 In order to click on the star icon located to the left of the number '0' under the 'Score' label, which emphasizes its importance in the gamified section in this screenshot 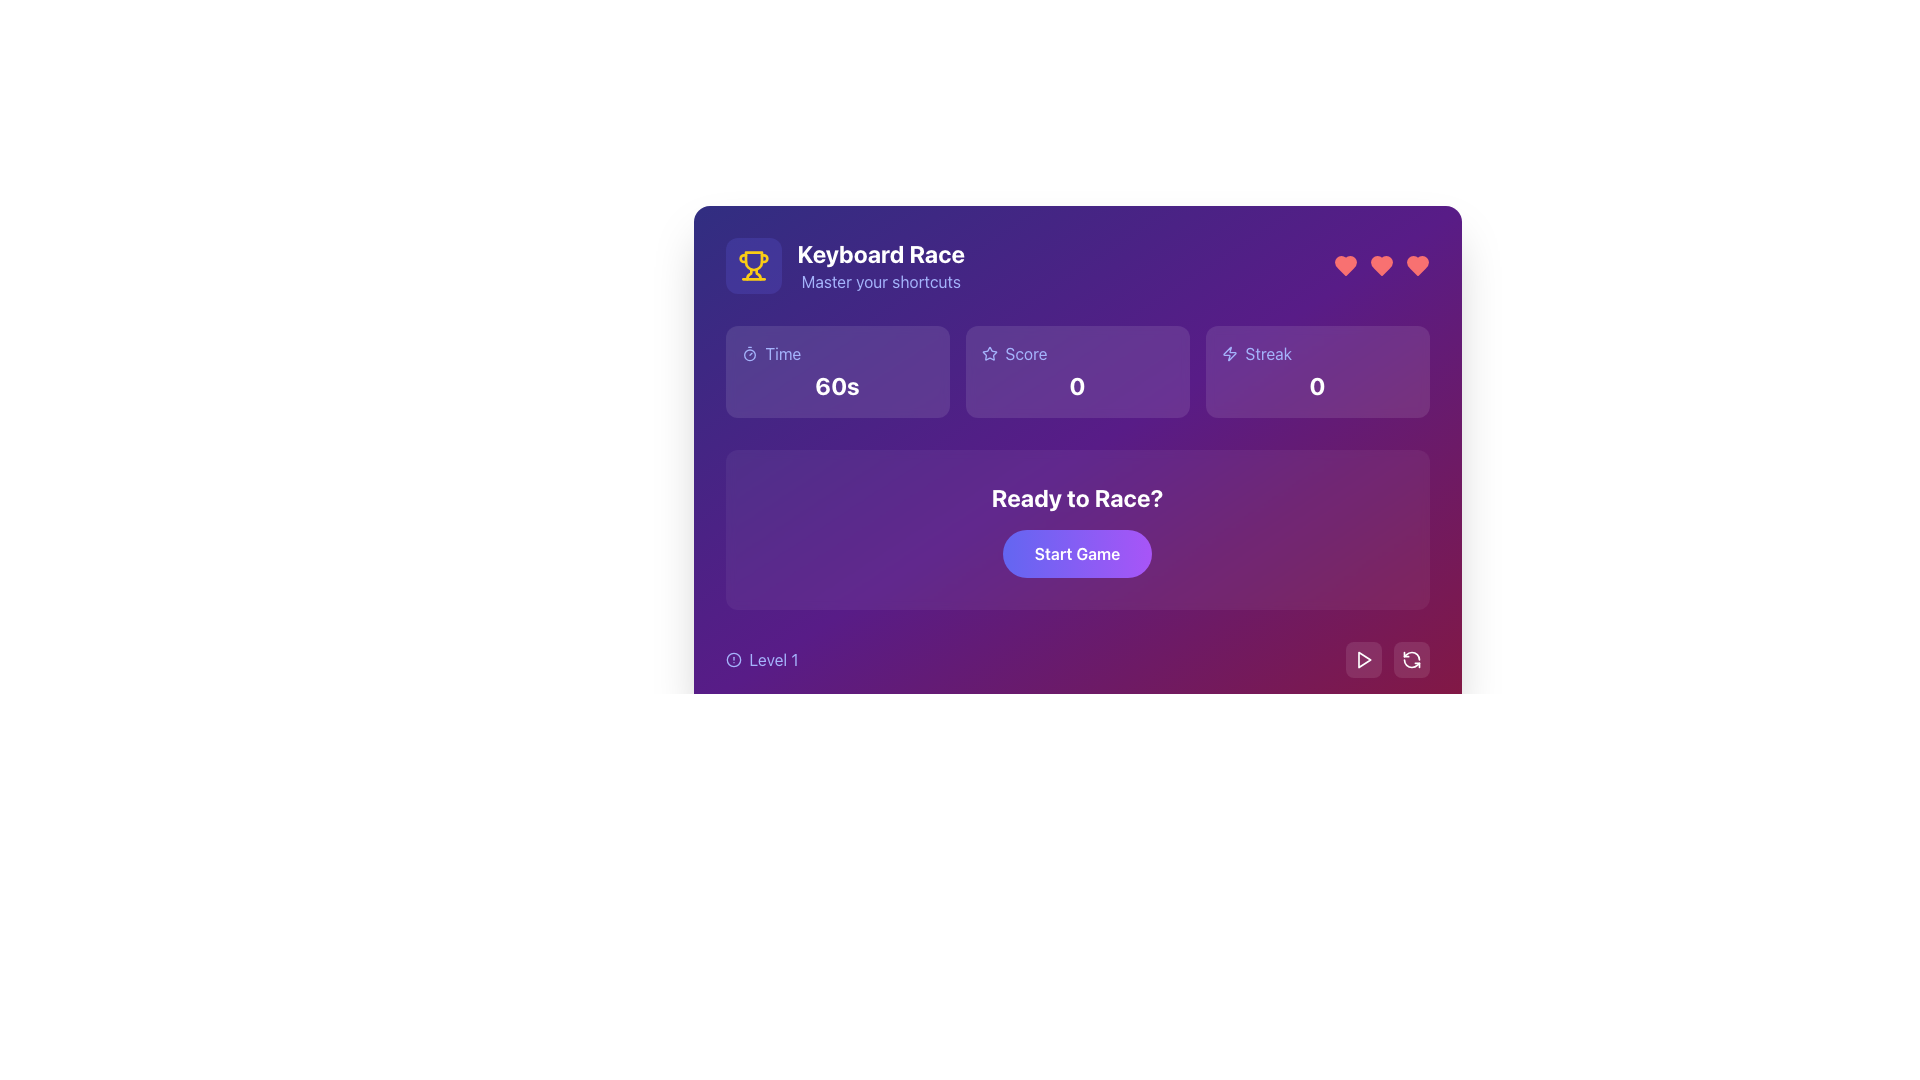, I will do `click(989, 353)`.